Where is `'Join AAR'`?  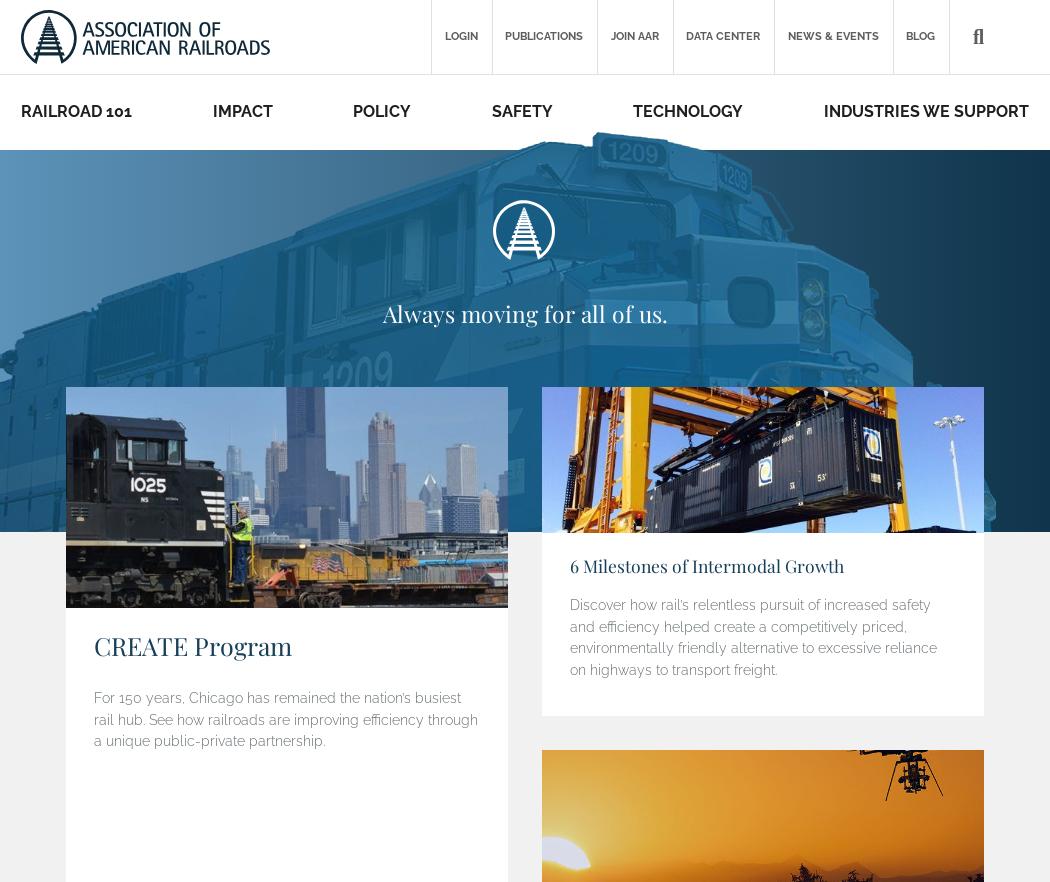 'Join AAR' is located at coordinates (633, 35).